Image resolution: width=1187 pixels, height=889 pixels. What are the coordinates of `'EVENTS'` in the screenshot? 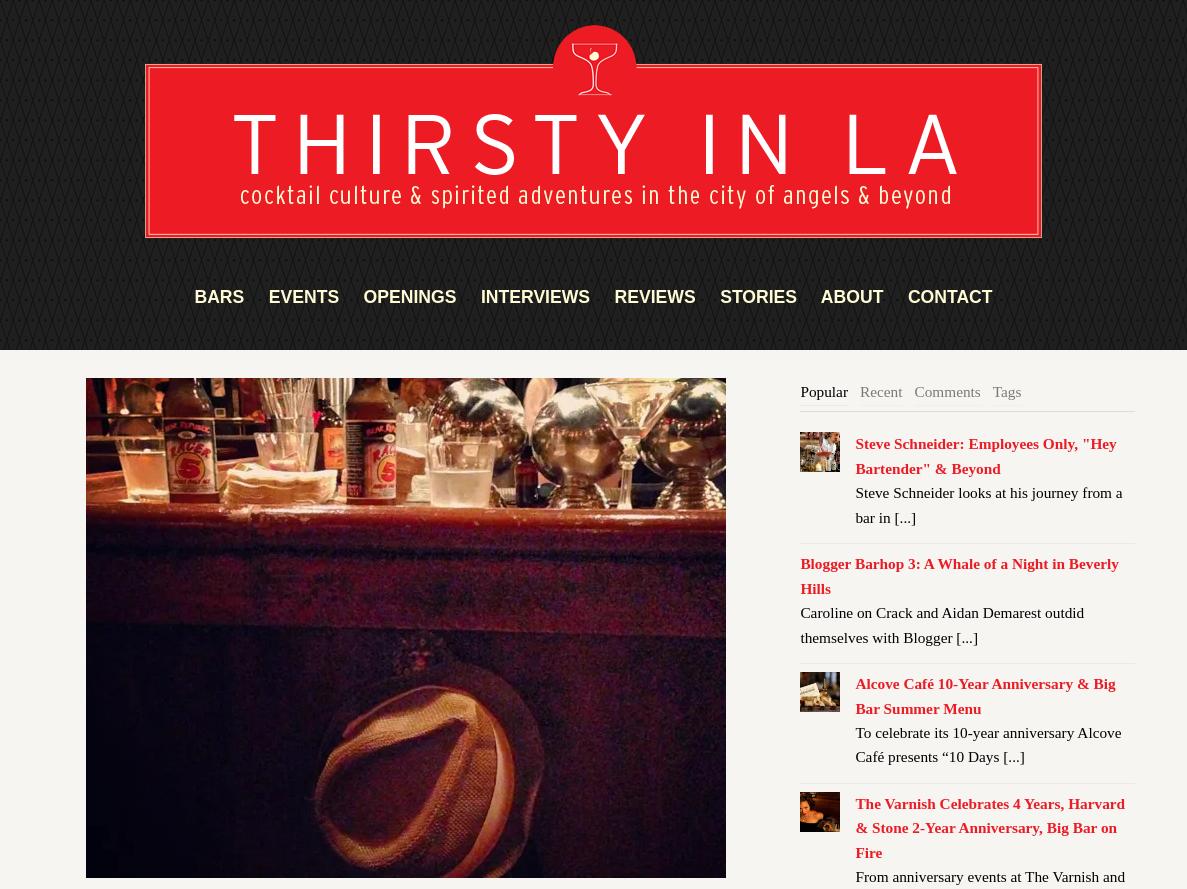 It's located at (303, 296).